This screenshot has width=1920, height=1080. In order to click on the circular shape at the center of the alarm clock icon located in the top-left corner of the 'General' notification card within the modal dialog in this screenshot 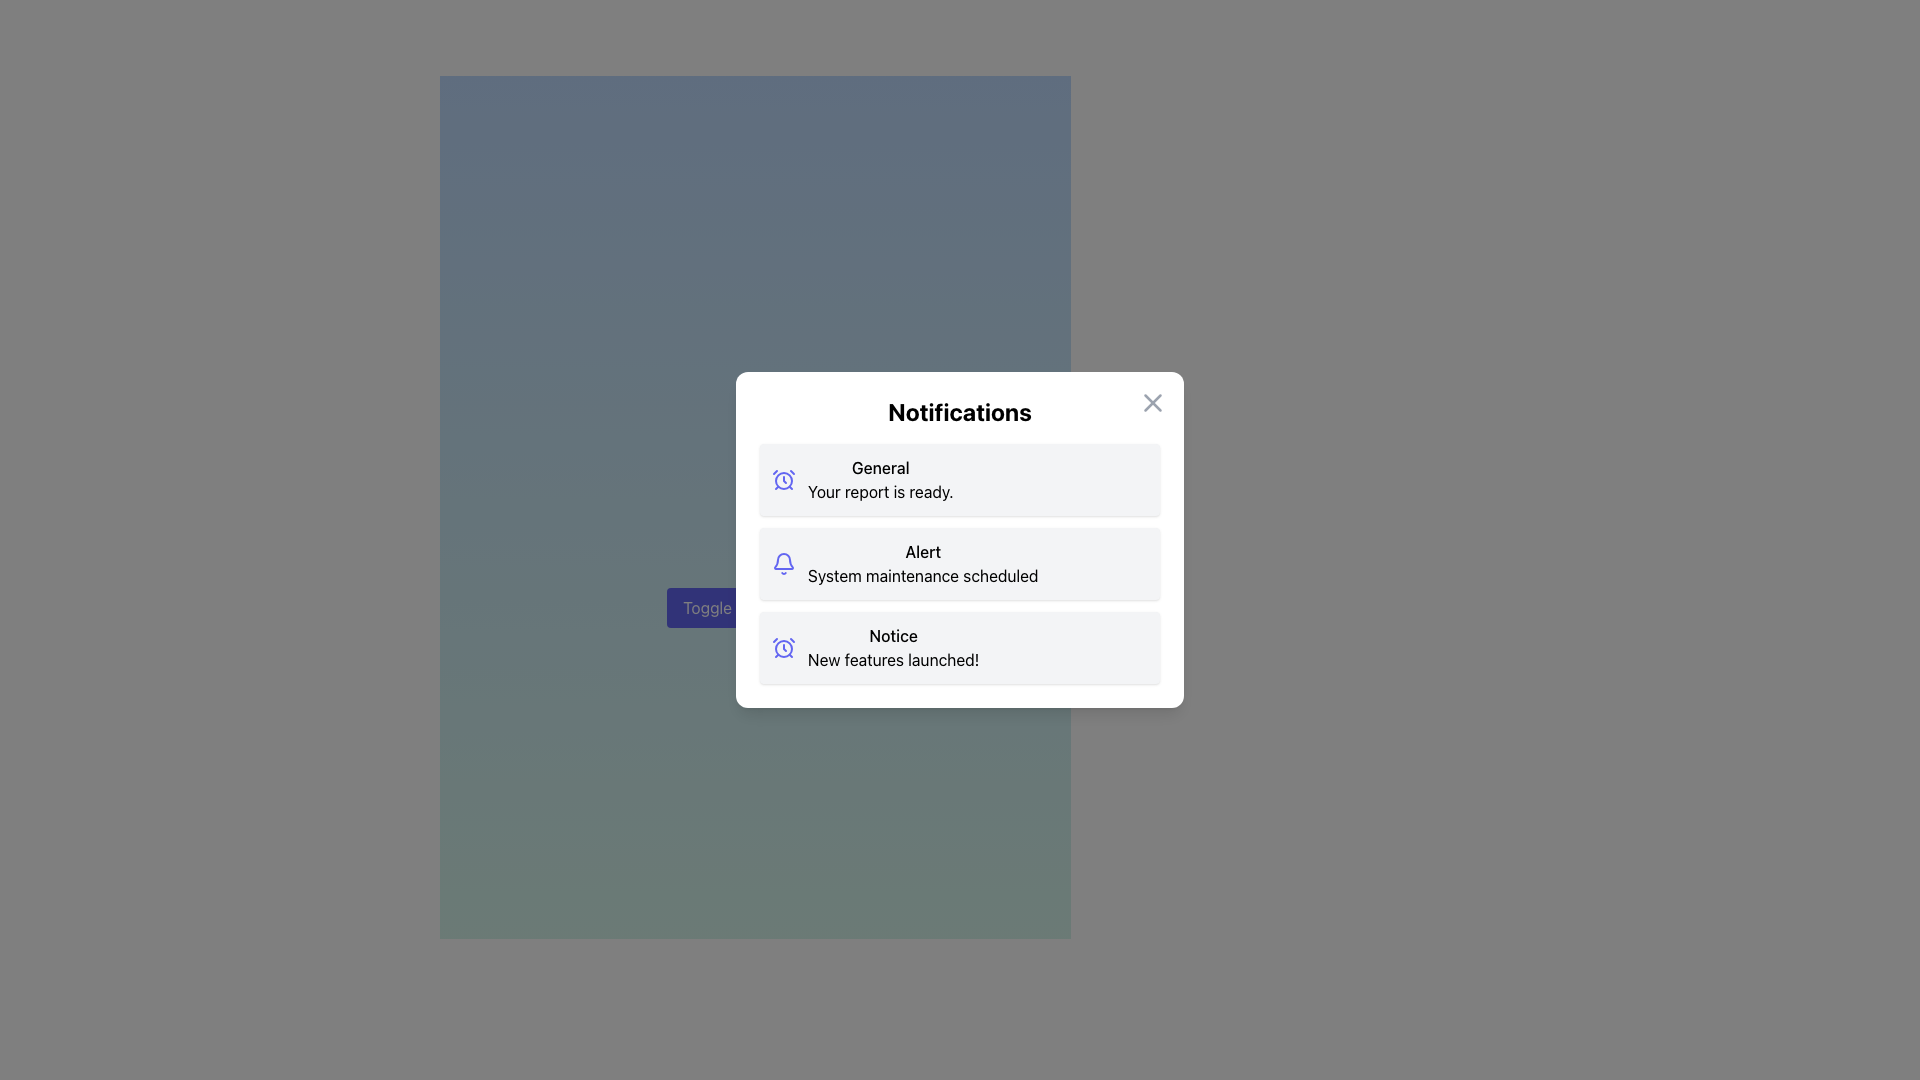, I will do `click(782, 481)`.